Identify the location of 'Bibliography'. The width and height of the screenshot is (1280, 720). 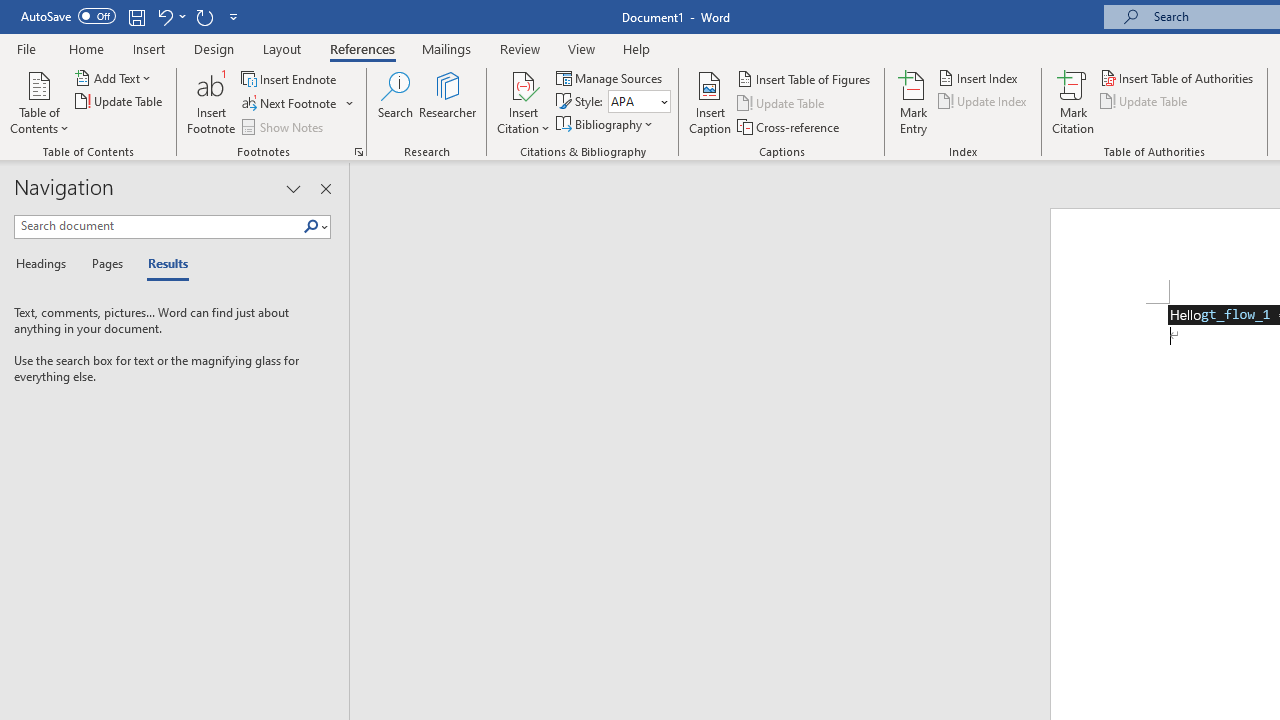
(605, 124).